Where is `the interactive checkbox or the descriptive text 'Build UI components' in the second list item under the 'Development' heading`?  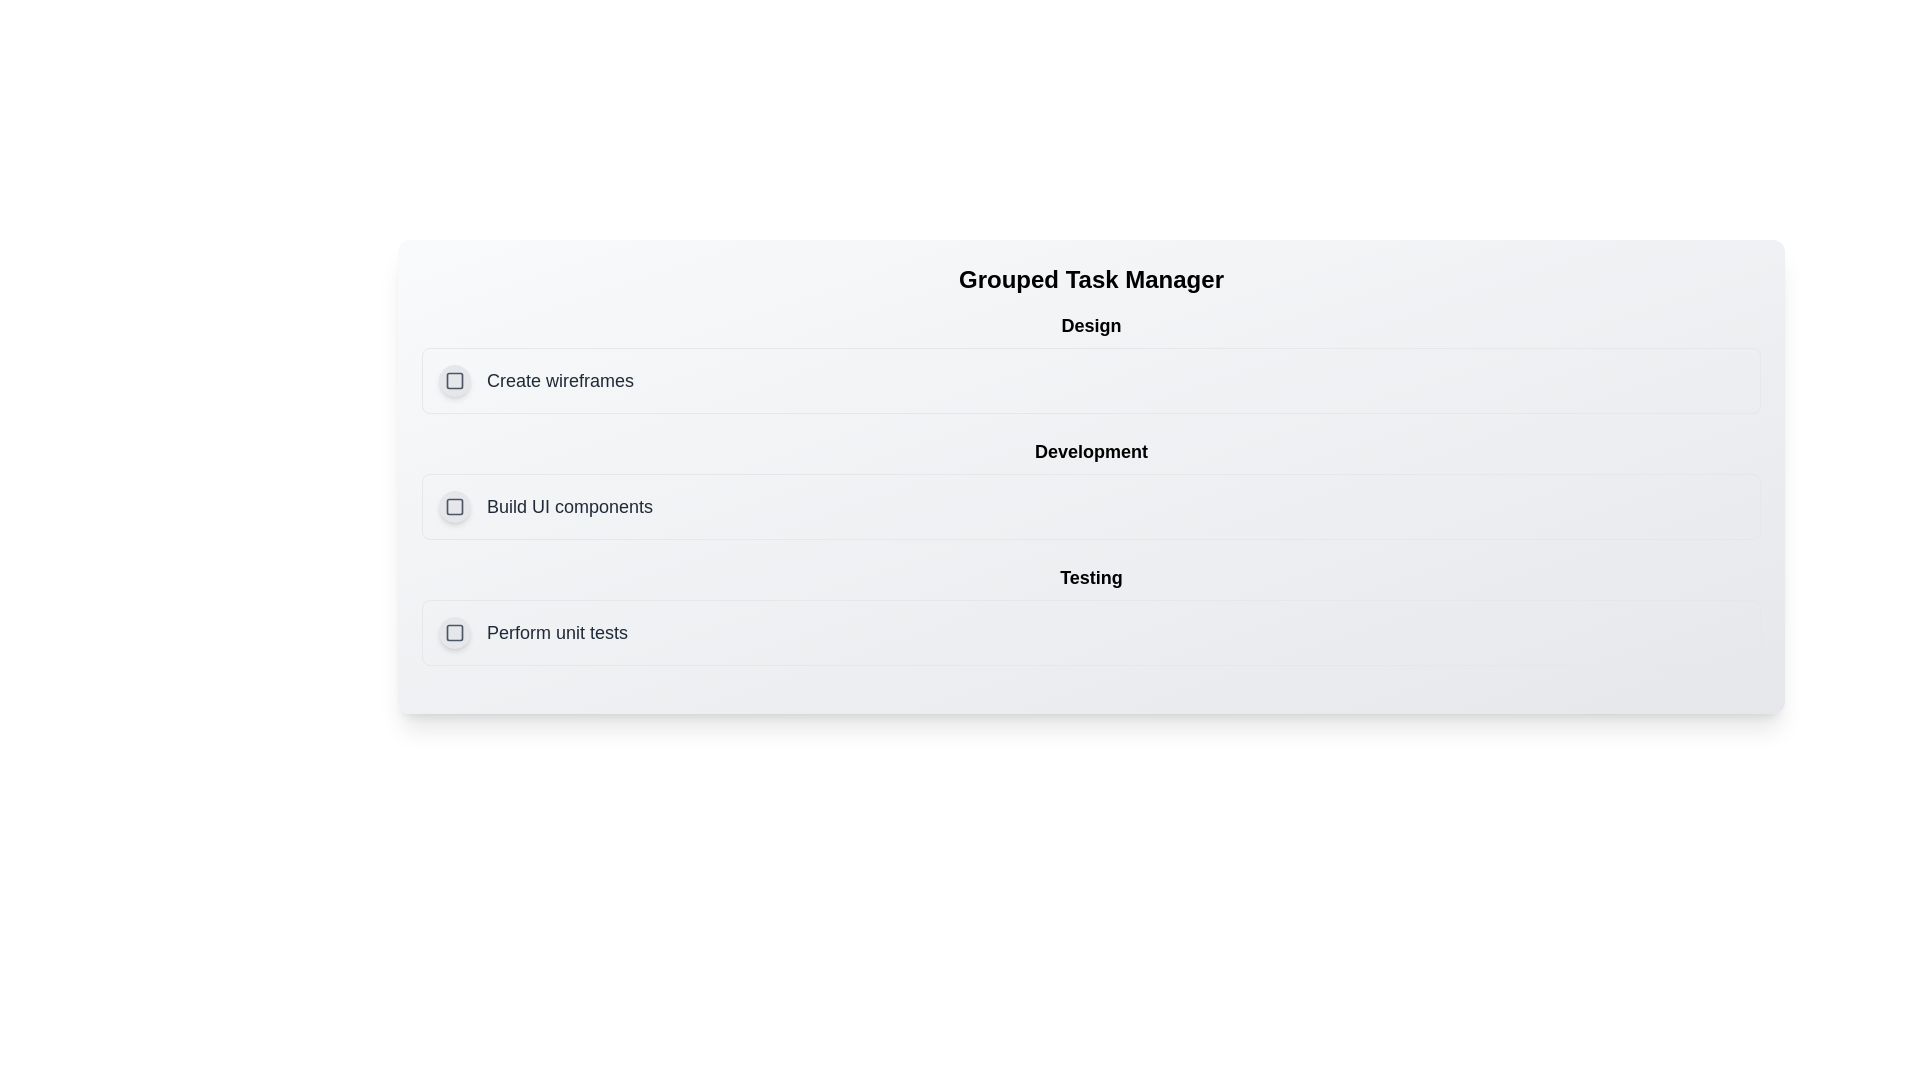 the interactive checkbox or the descriptive text 'Build UI components' in the second list item under the 'Development' heading is located at coordinates (546, 505).